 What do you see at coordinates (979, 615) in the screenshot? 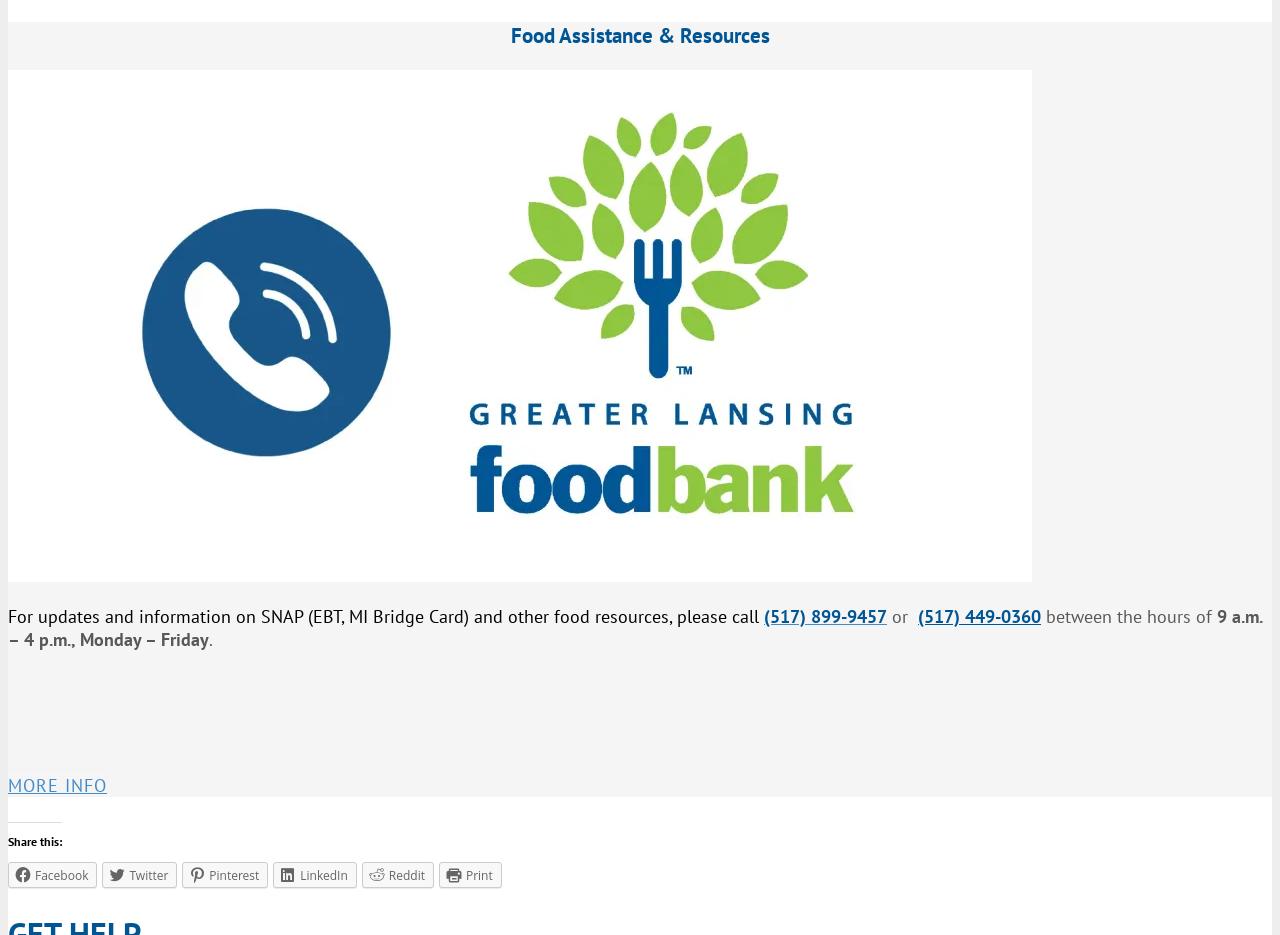
I see `'(517) 449-0360'` at bounding box center [979, 615].